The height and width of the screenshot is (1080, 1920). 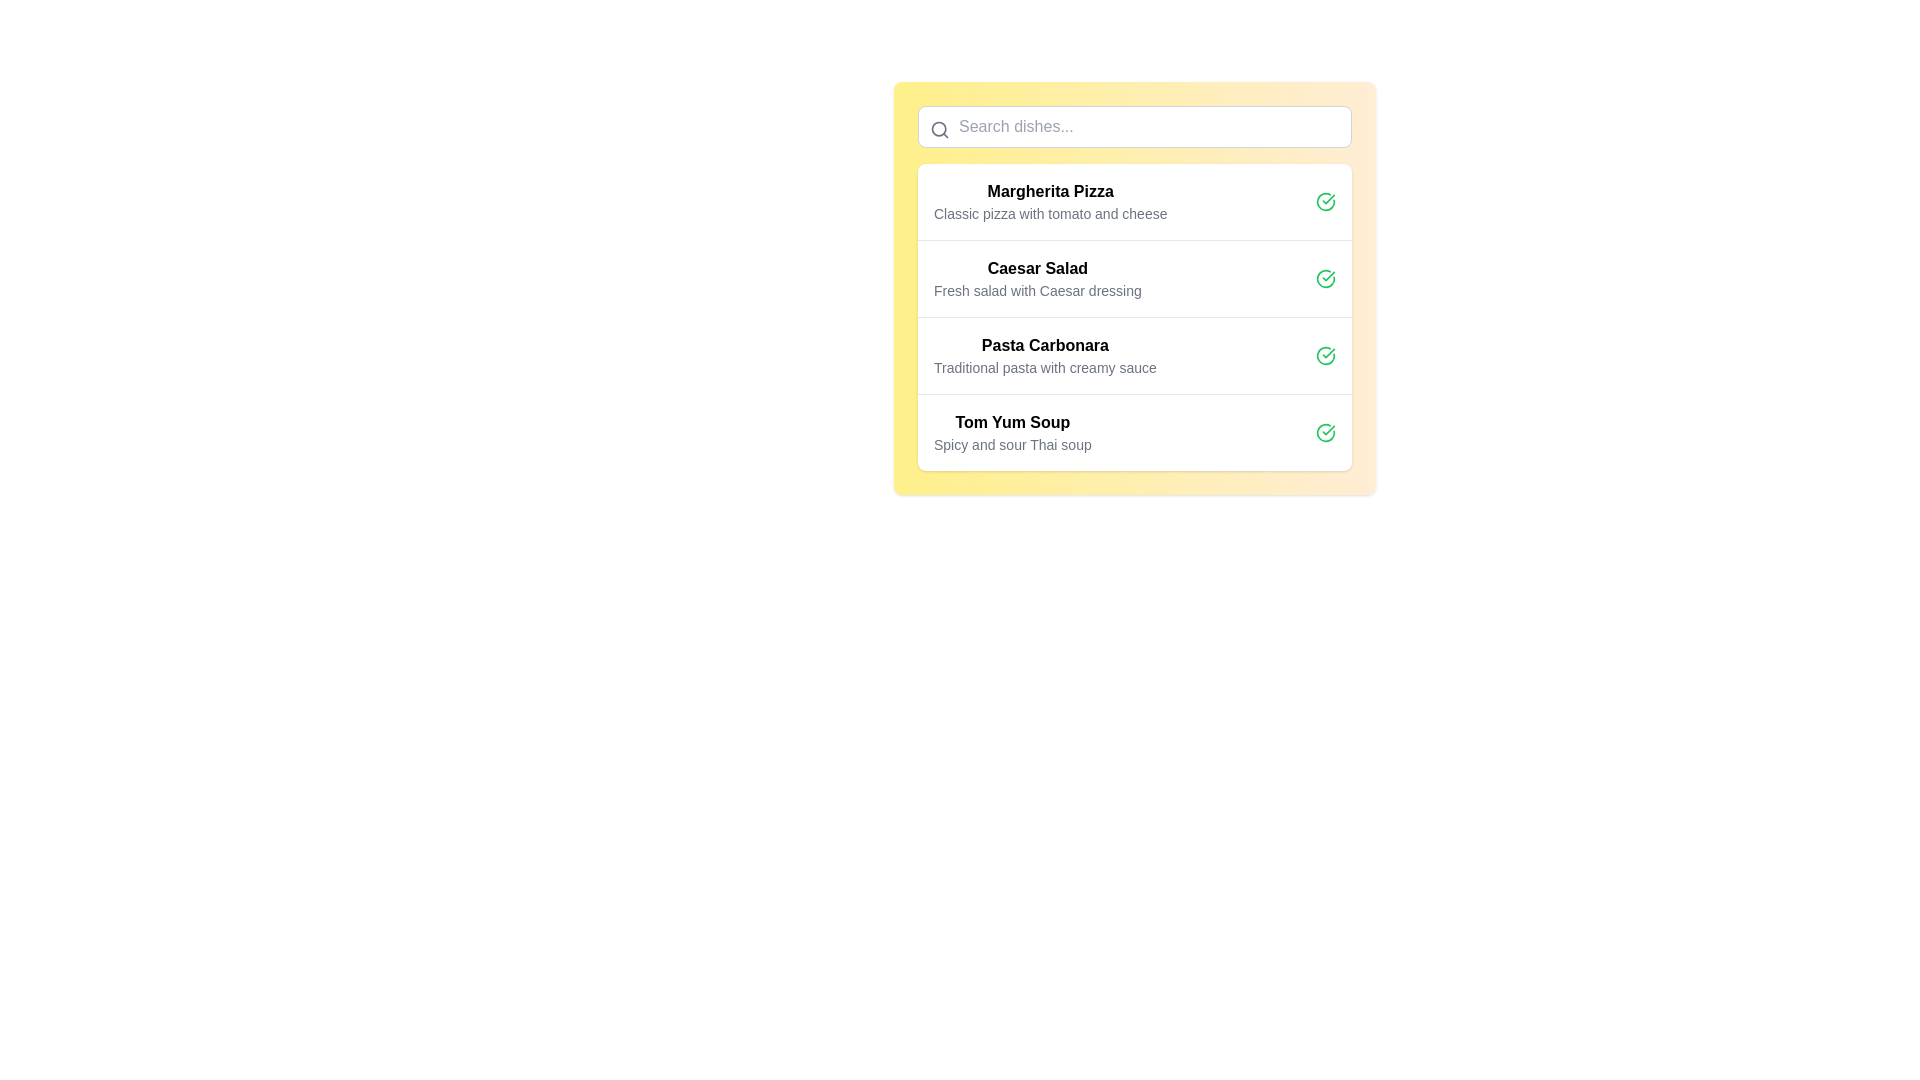 What do you see at coordinates (1049, 201) in the screenshot?
I see `the 'Margherita Pizza' menu item label, which includes its title and description, located just below the search bar in the menu item list` at bounding box center [1049, 201].